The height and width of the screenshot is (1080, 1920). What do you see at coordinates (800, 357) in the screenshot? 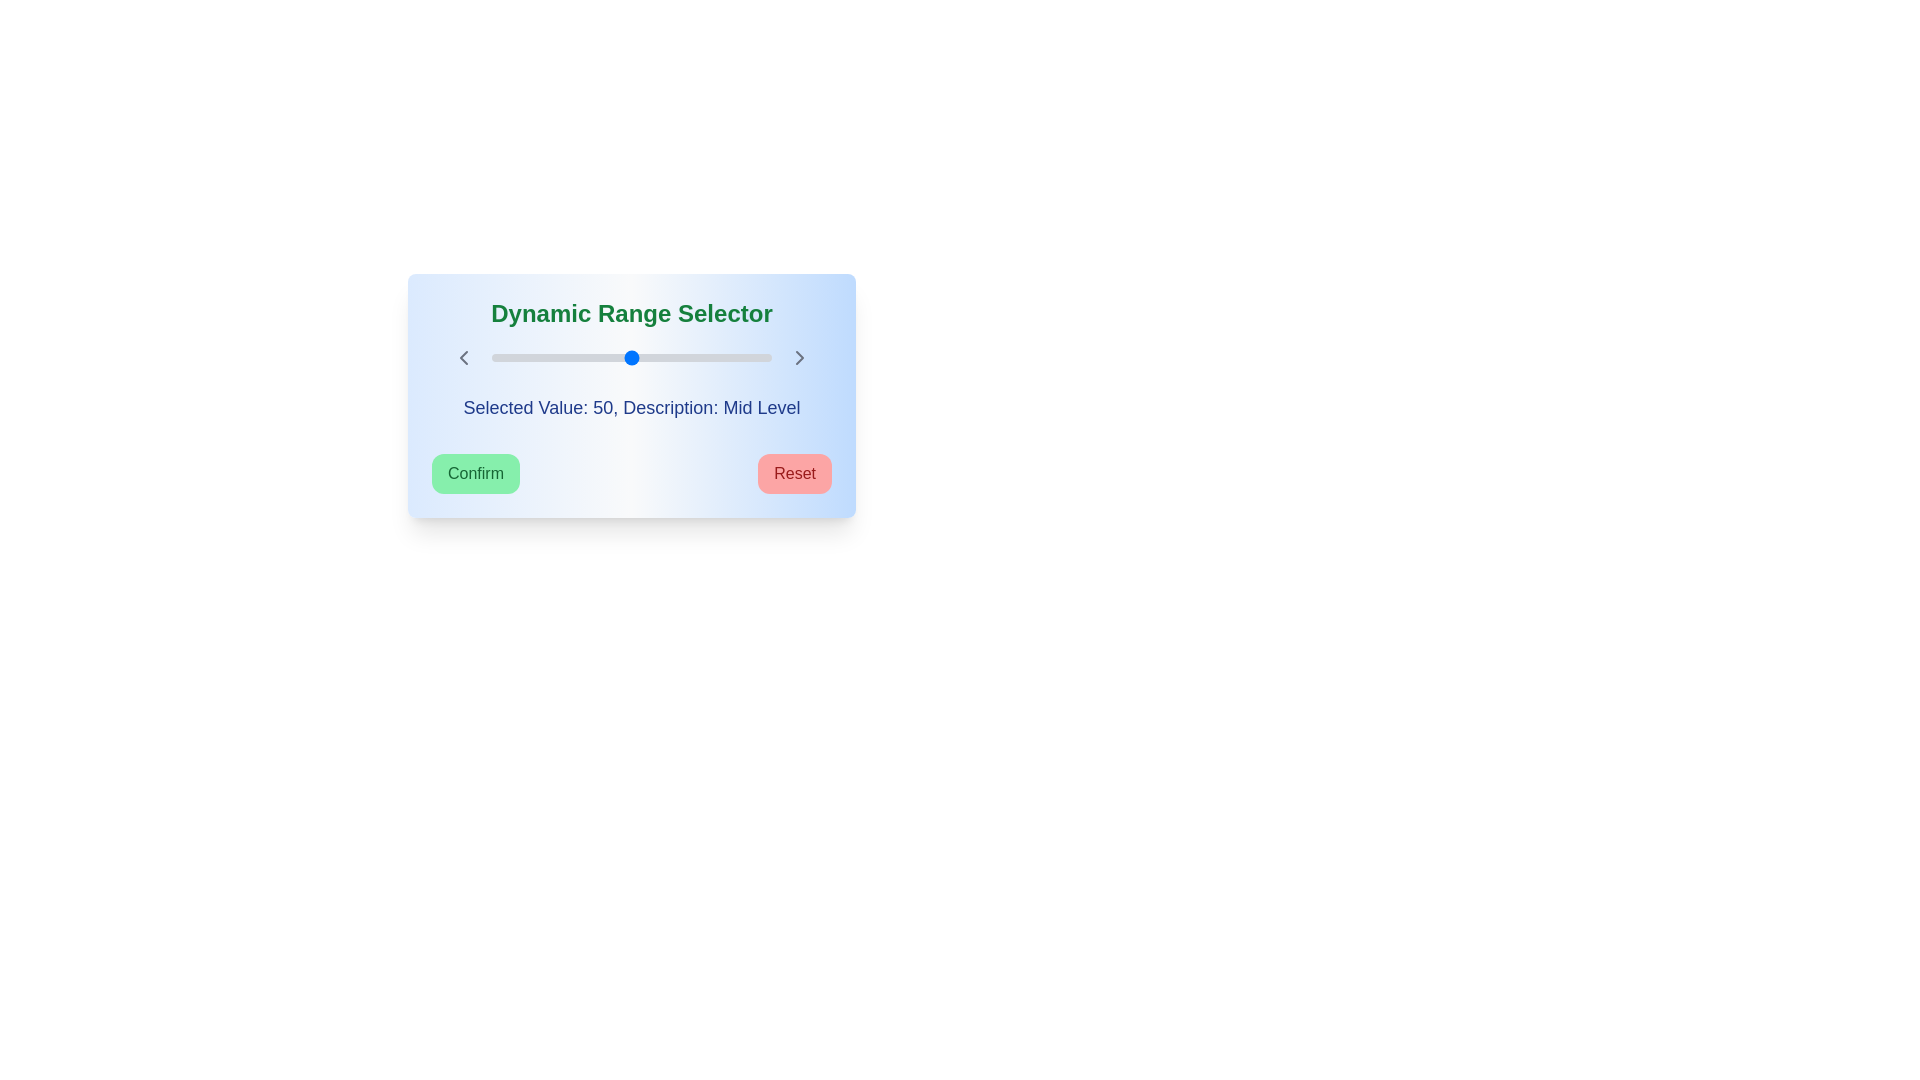
I see `the chevron right arrow SVG icon, which is used for navigation in the control panel` at bounding box center [800, 357].